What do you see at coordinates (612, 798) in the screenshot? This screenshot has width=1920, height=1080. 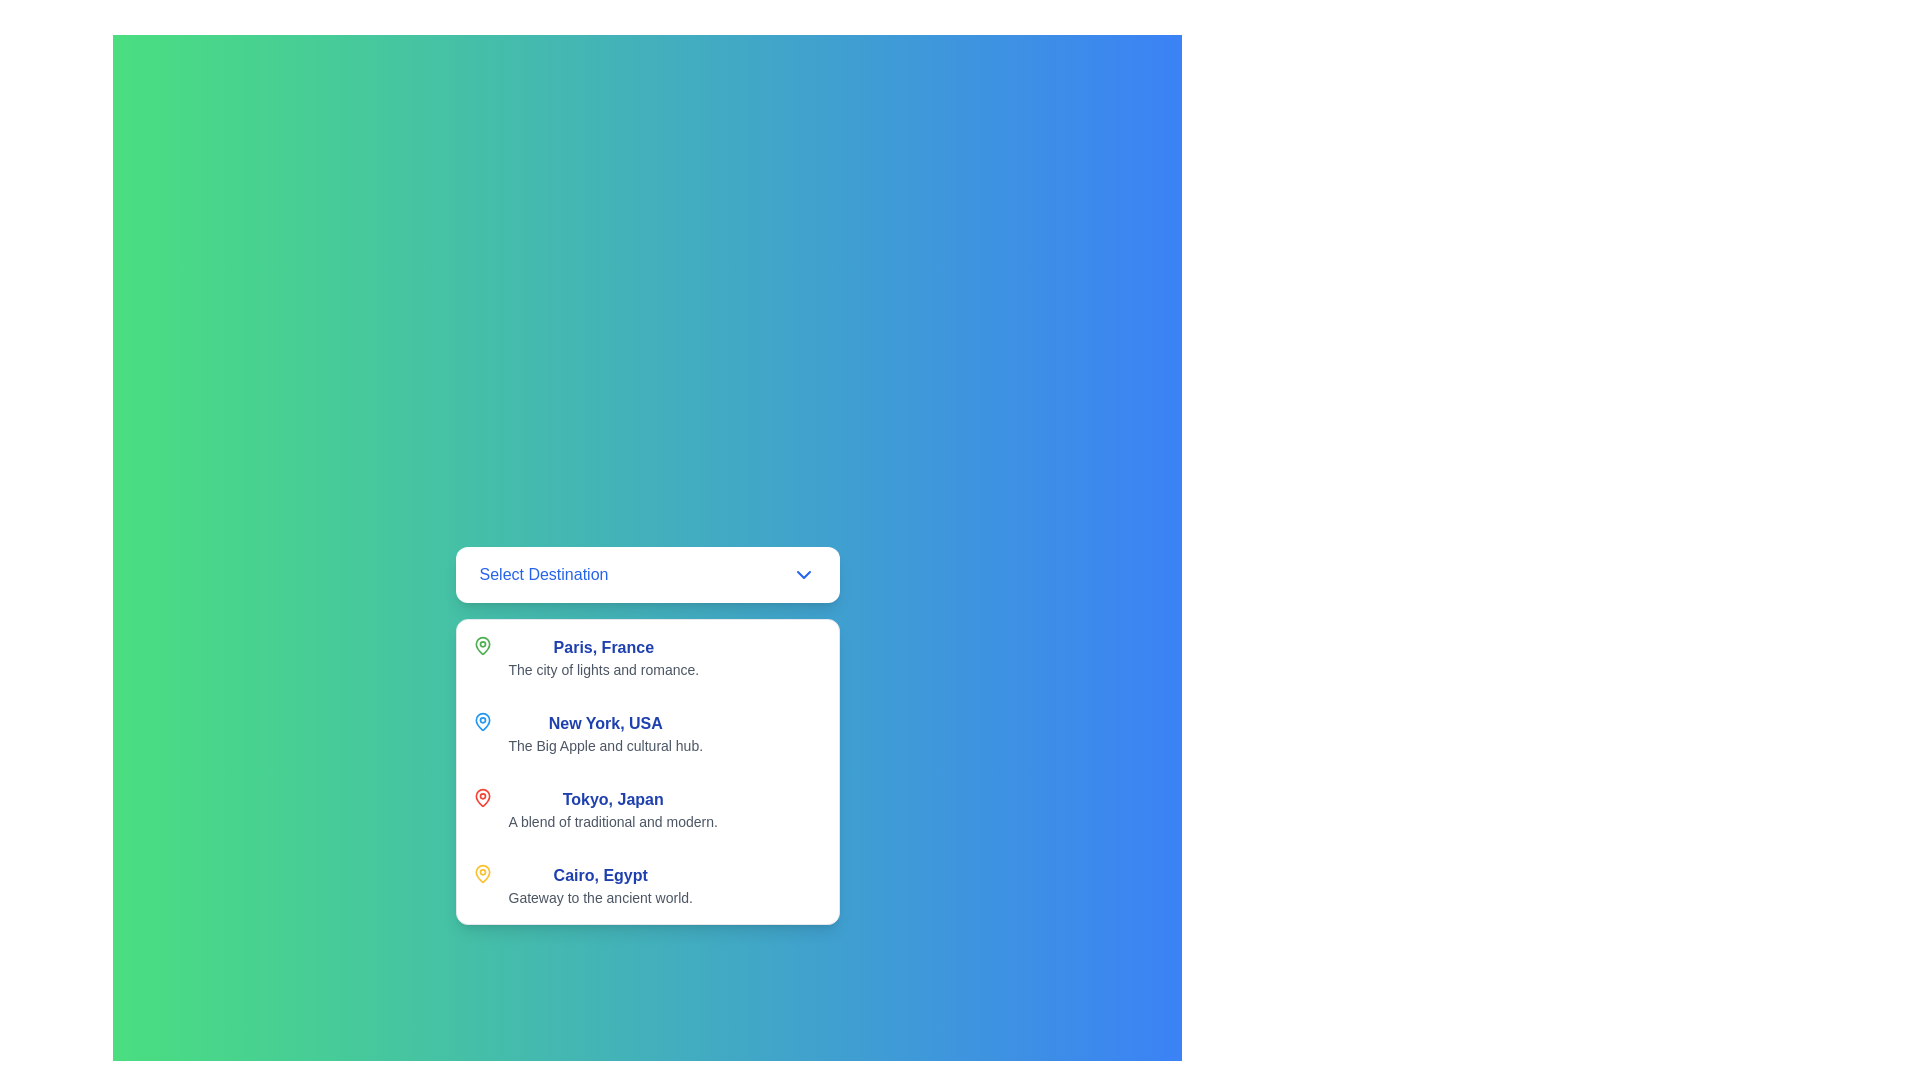 I see `the selectable text label for the location 'Tokyo, Japan' in the dropdown menu` at bounding box center [612, 798].